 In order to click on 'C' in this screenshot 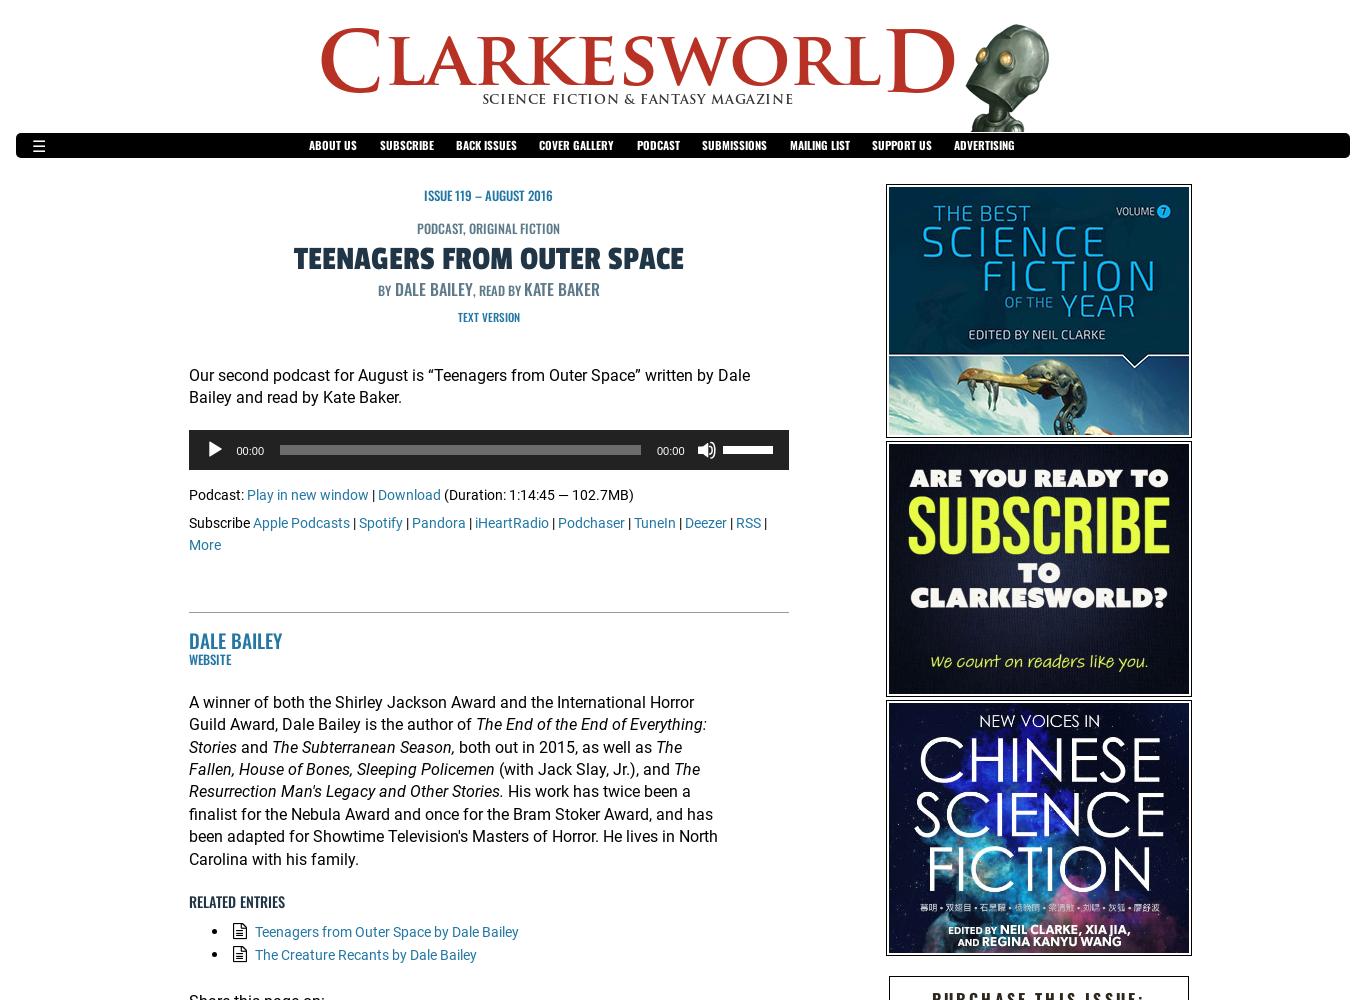, I will do `click(315, 62)`.